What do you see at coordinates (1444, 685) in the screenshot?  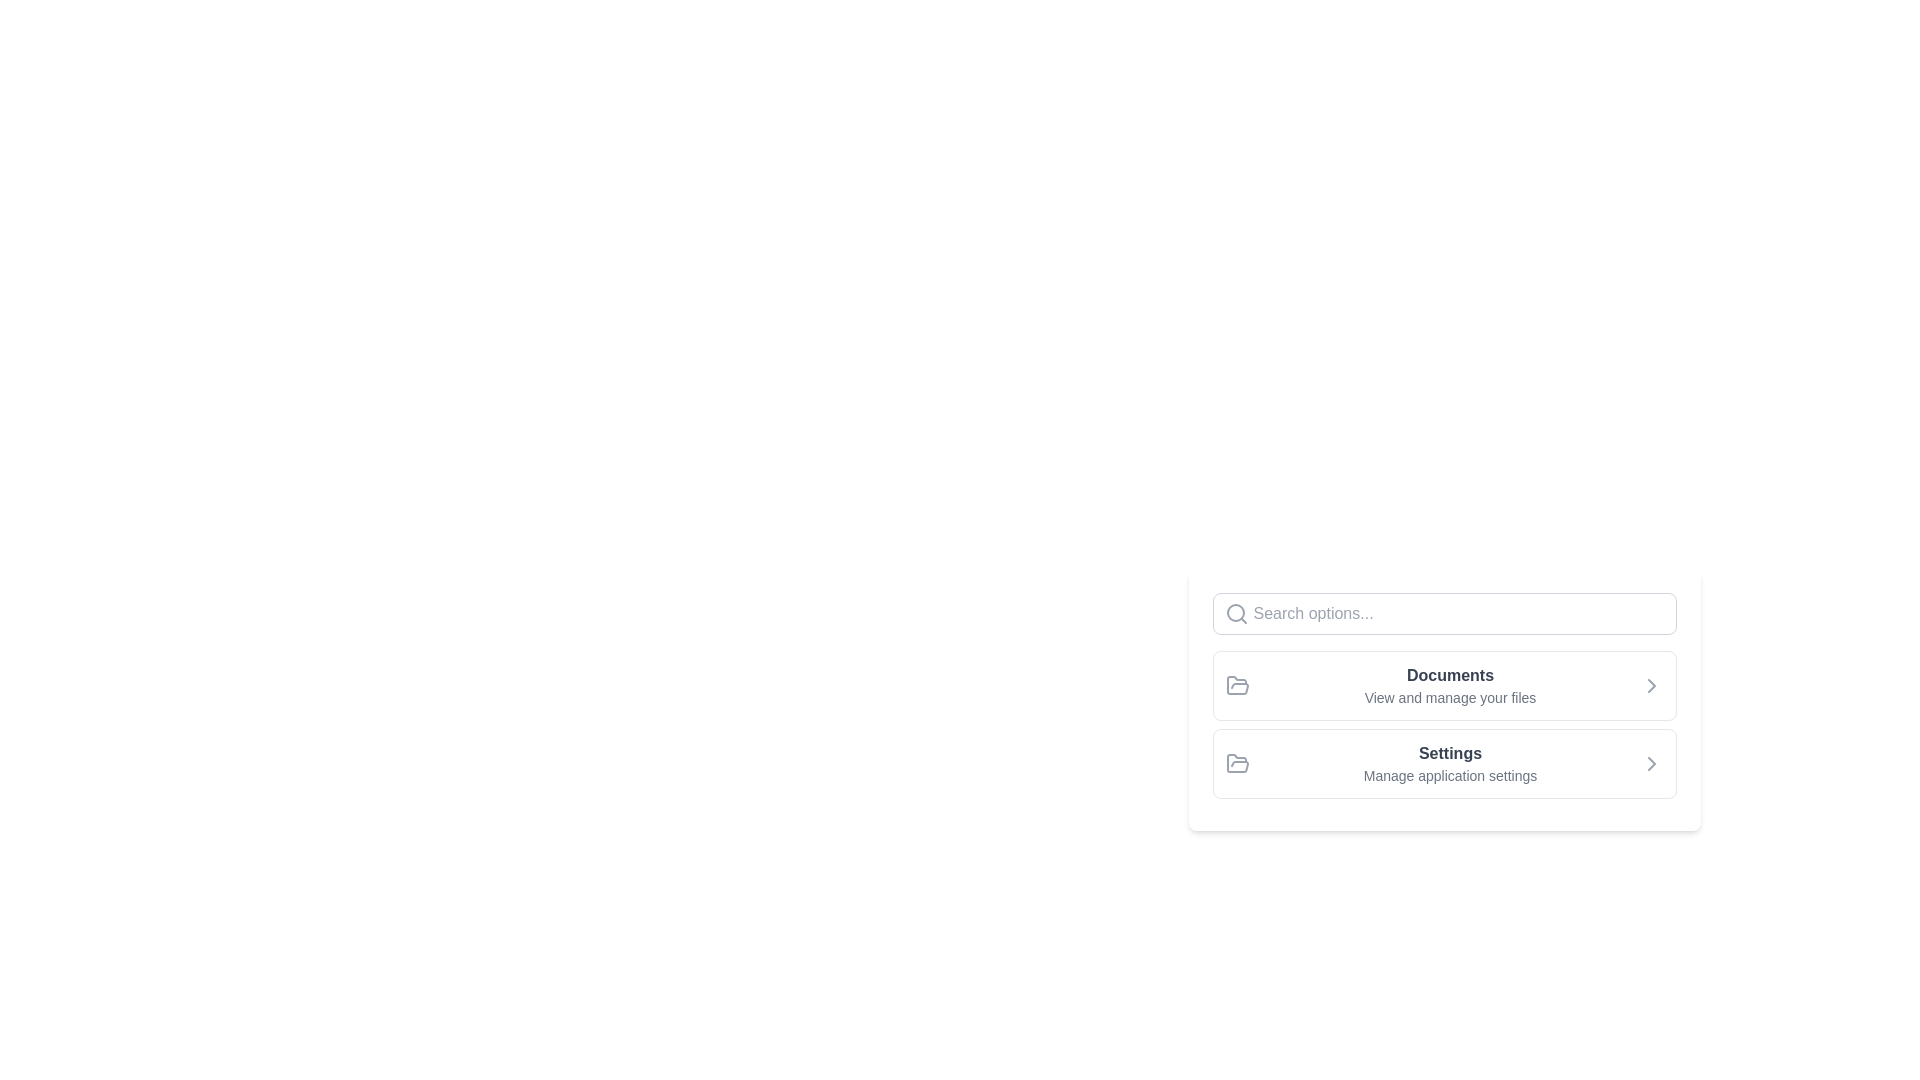 I see `the first navigational button in the vertical list that redirects to the document management section` at bounding box center [1444, 685].